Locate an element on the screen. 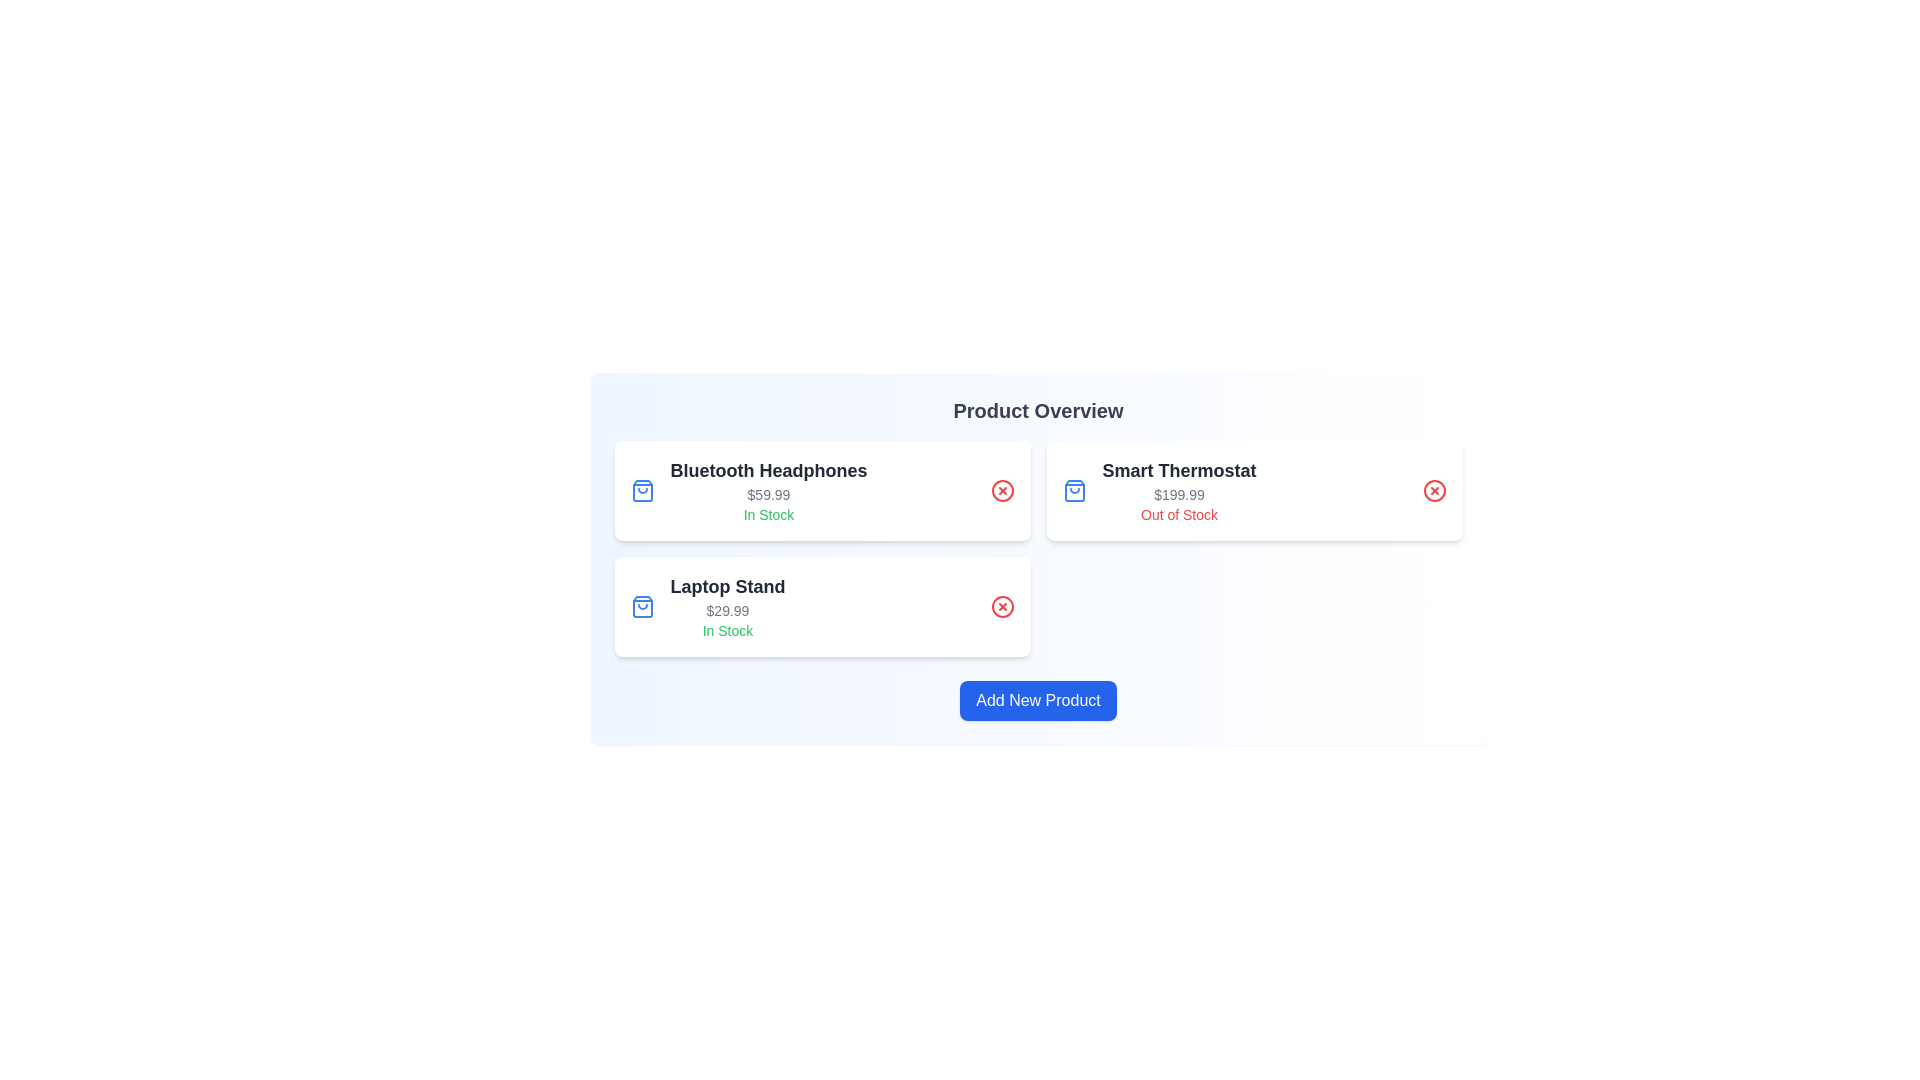 This screenshot has width=1920, height=1080. the shopping bag icon for the product Smart Thermostat is located at coordinates (1073, 490).